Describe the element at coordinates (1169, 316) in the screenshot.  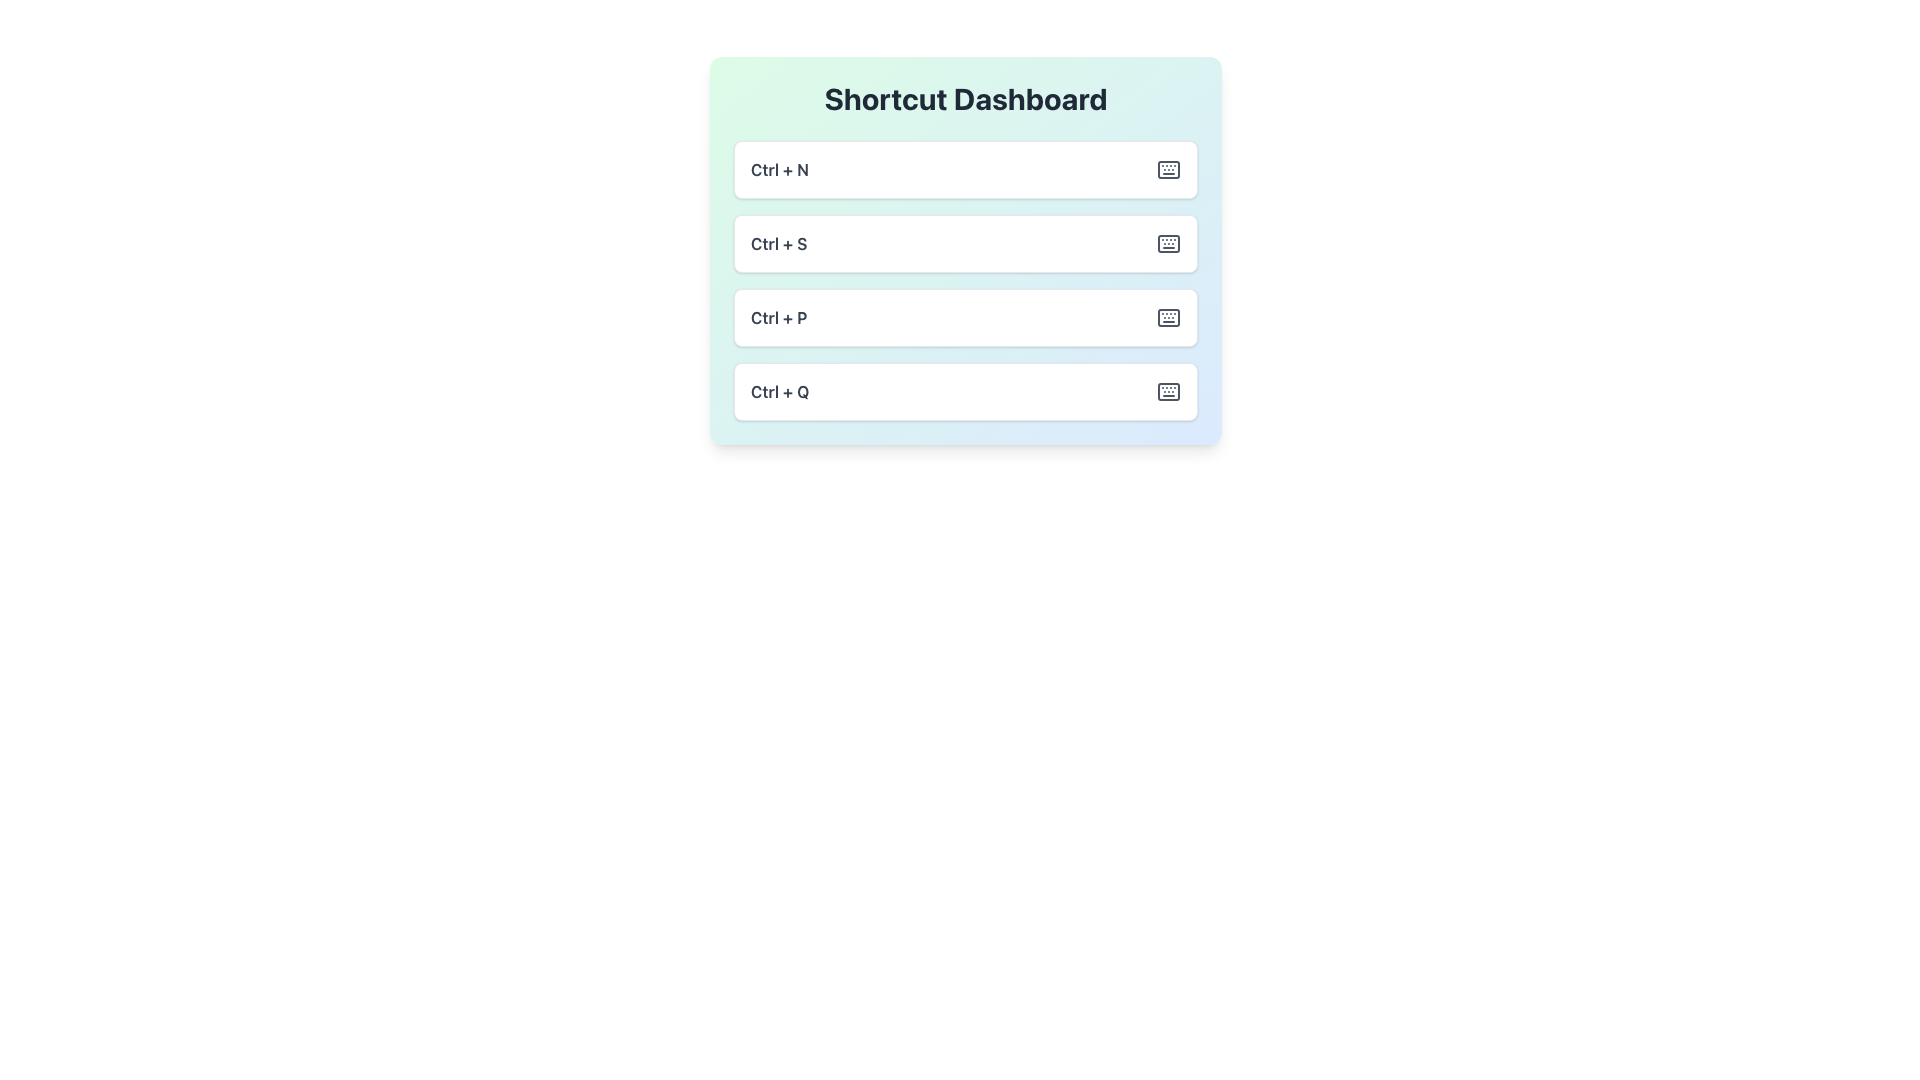
I see `the keyboard icon located to the right of the 'Ctrl + P' shortcut text` at that location.